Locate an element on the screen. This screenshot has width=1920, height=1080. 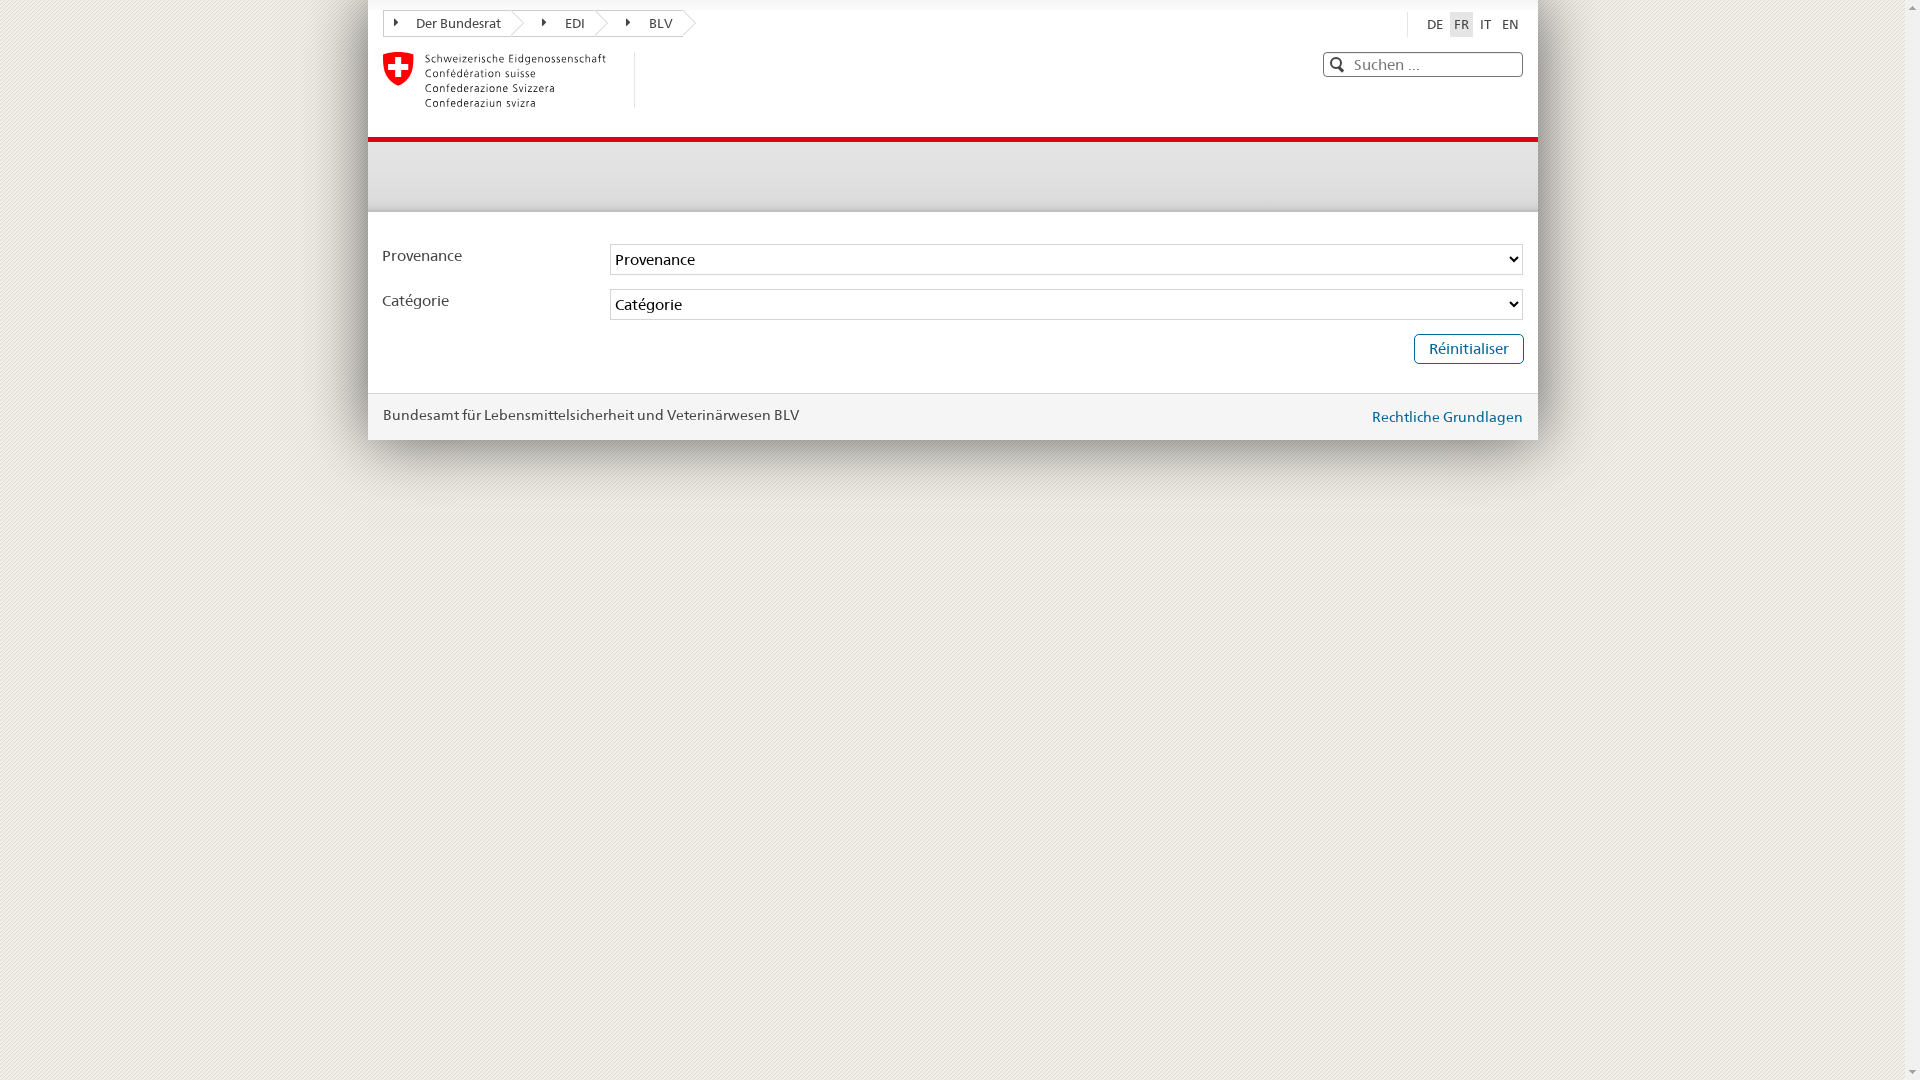
'IT' is located at coordinates (1485, 24).